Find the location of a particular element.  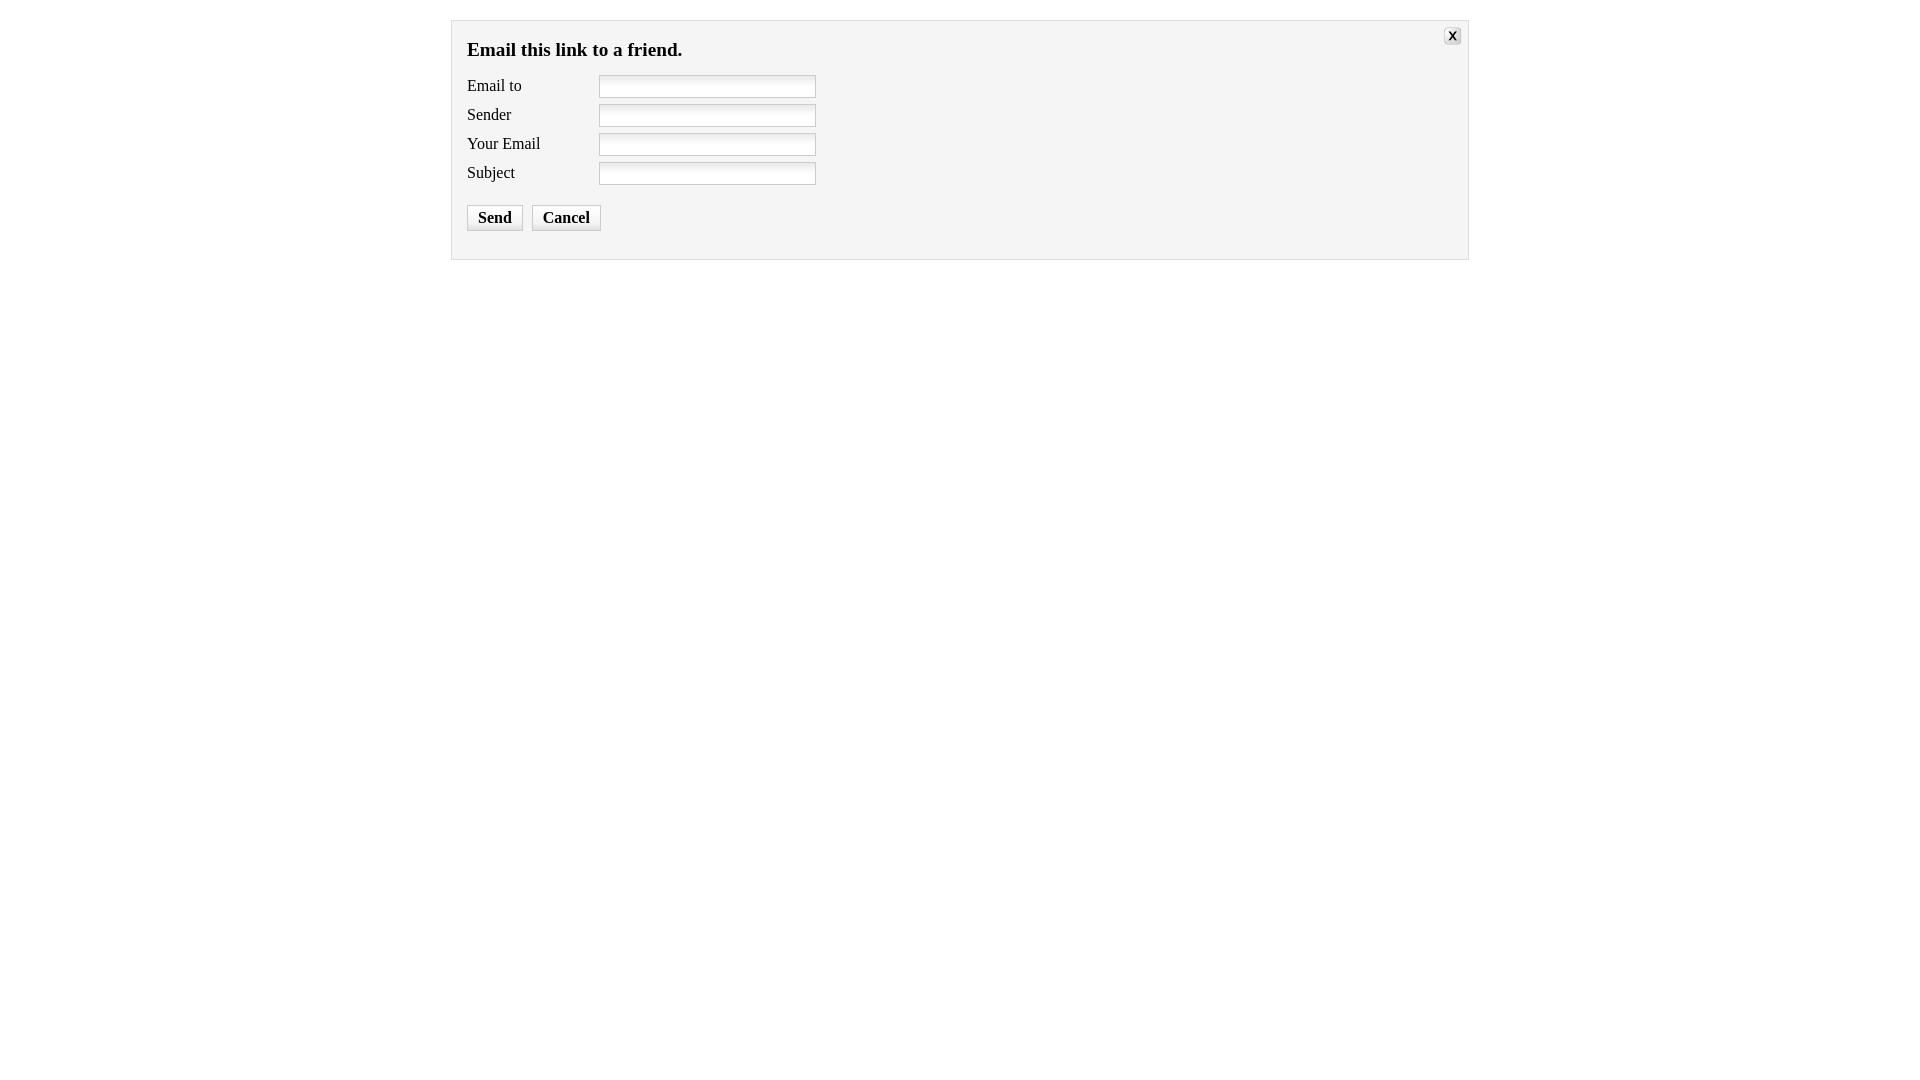

'Cancel' is located at coordinates (565, 218).